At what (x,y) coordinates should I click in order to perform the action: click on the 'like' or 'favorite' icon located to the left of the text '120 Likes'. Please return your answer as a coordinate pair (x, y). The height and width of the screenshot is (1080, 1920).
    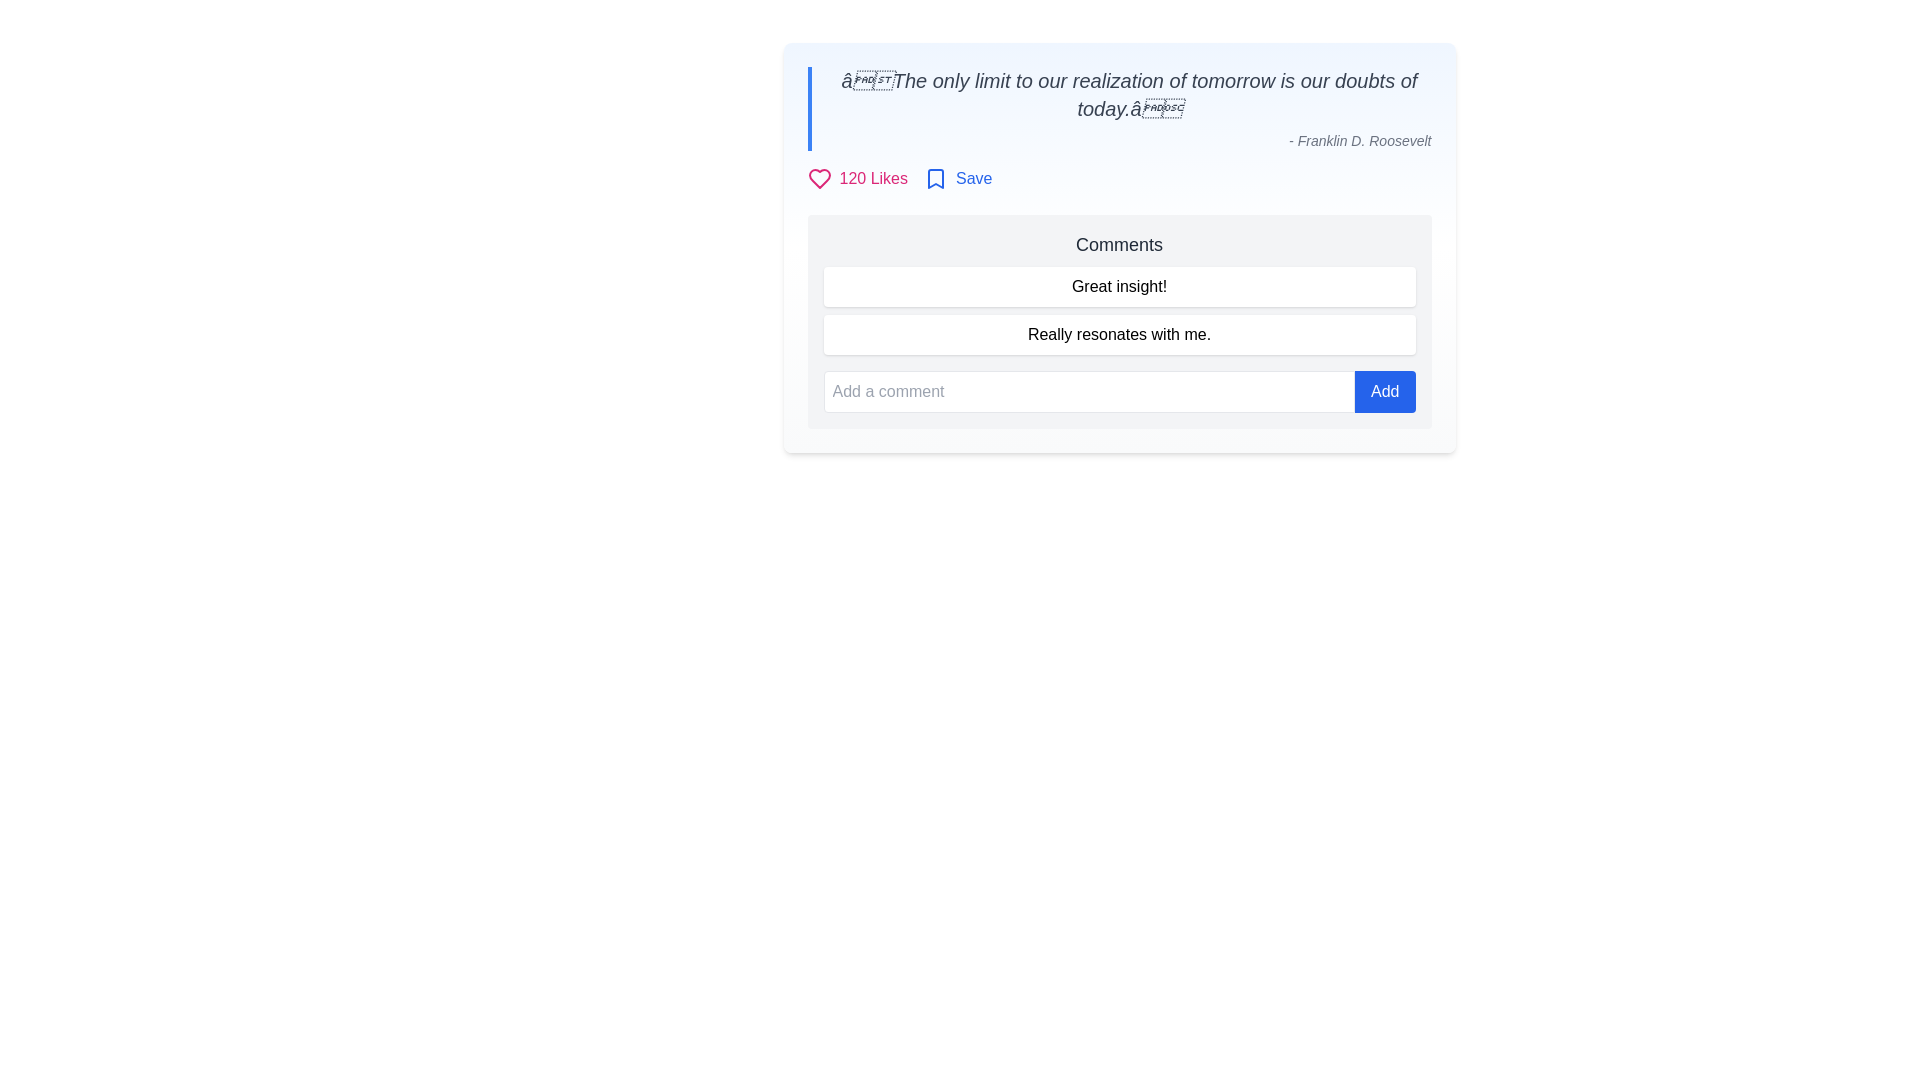
    Looking at the image, I should click on (819, 177).